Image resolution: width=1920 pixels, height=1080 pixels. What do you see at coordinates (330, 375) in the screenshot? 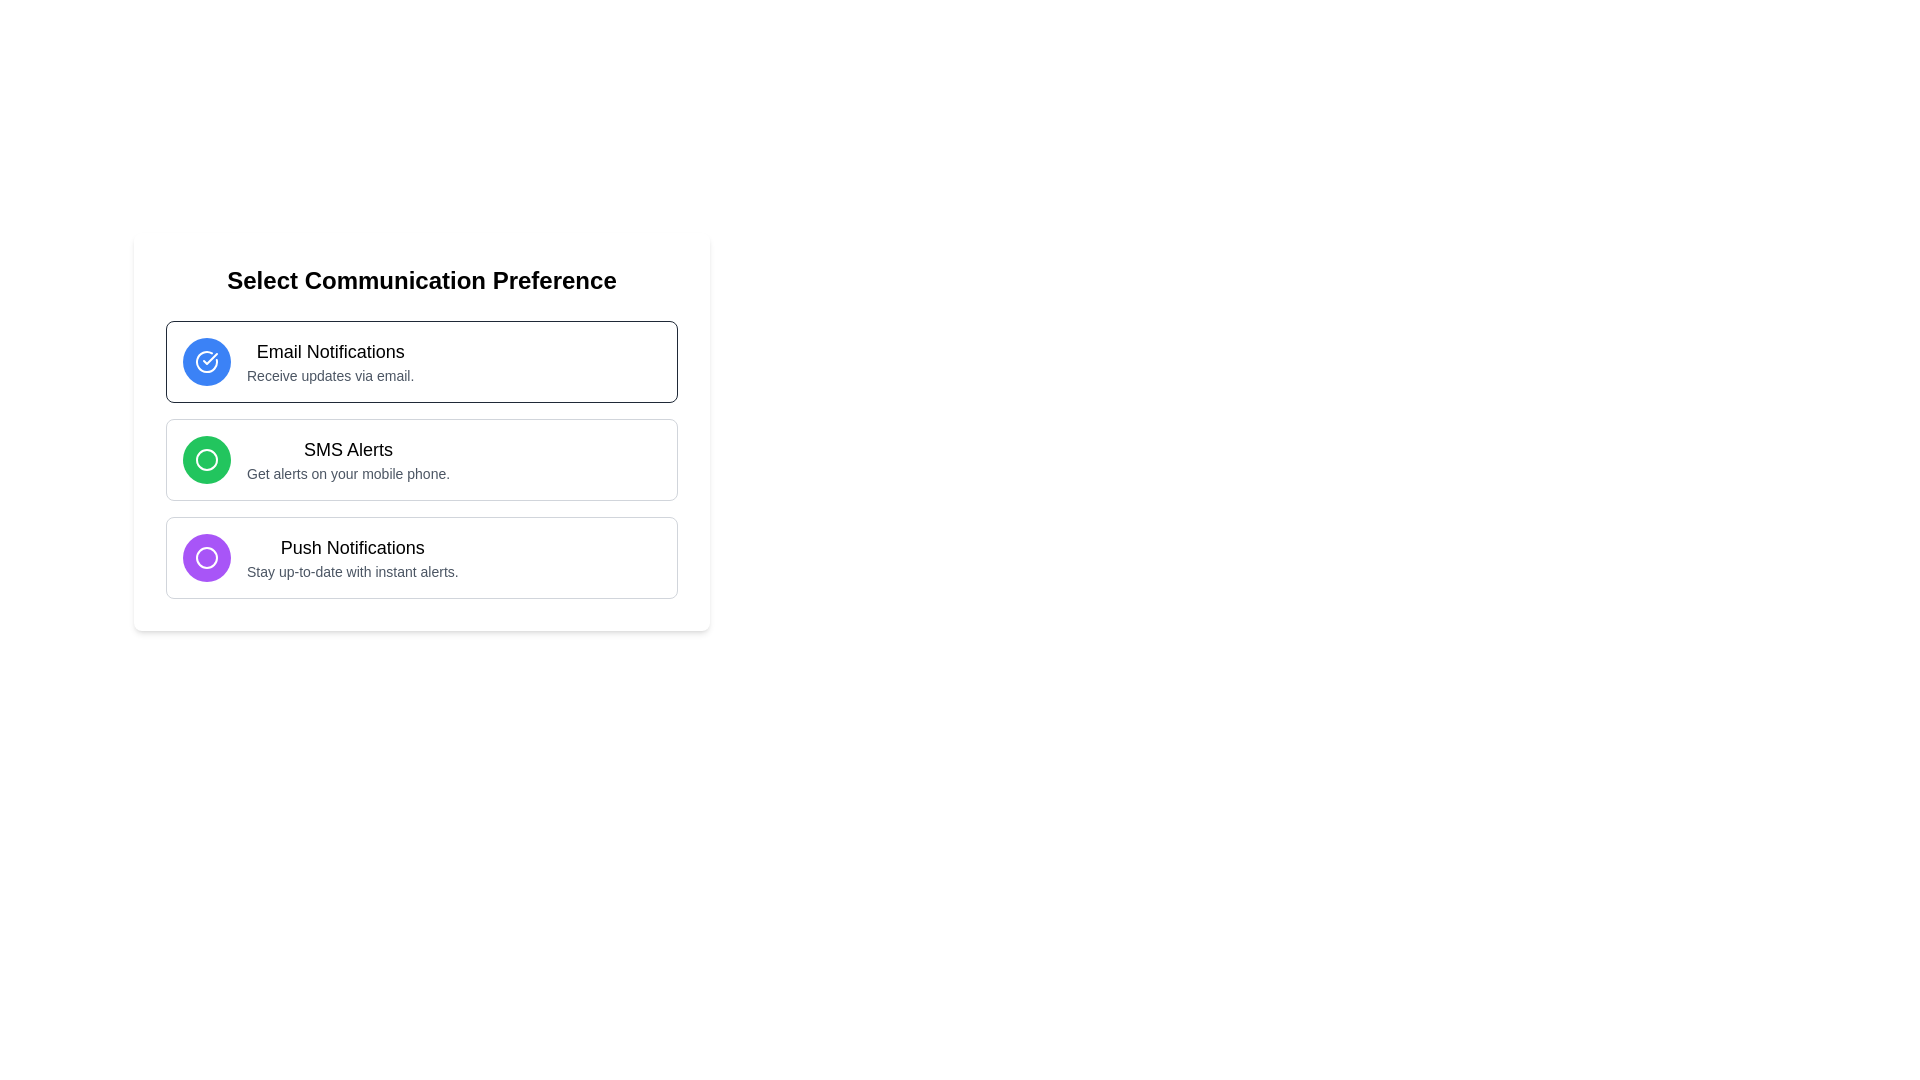
I see `the Label Text that provides additional information about the 'Email Notifications' option, located below the main header in the 'Email Notifications' card` at bounding box center [330, 375].